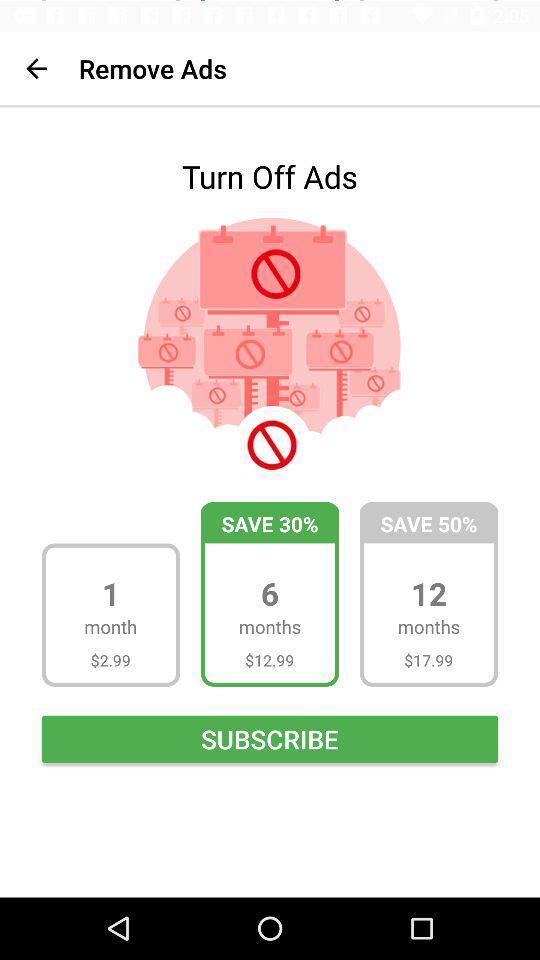  What do you see at coordinates (36, 68) in the screenshot?
I see `app next to the remove ads app` at bounding box center [36, 68].